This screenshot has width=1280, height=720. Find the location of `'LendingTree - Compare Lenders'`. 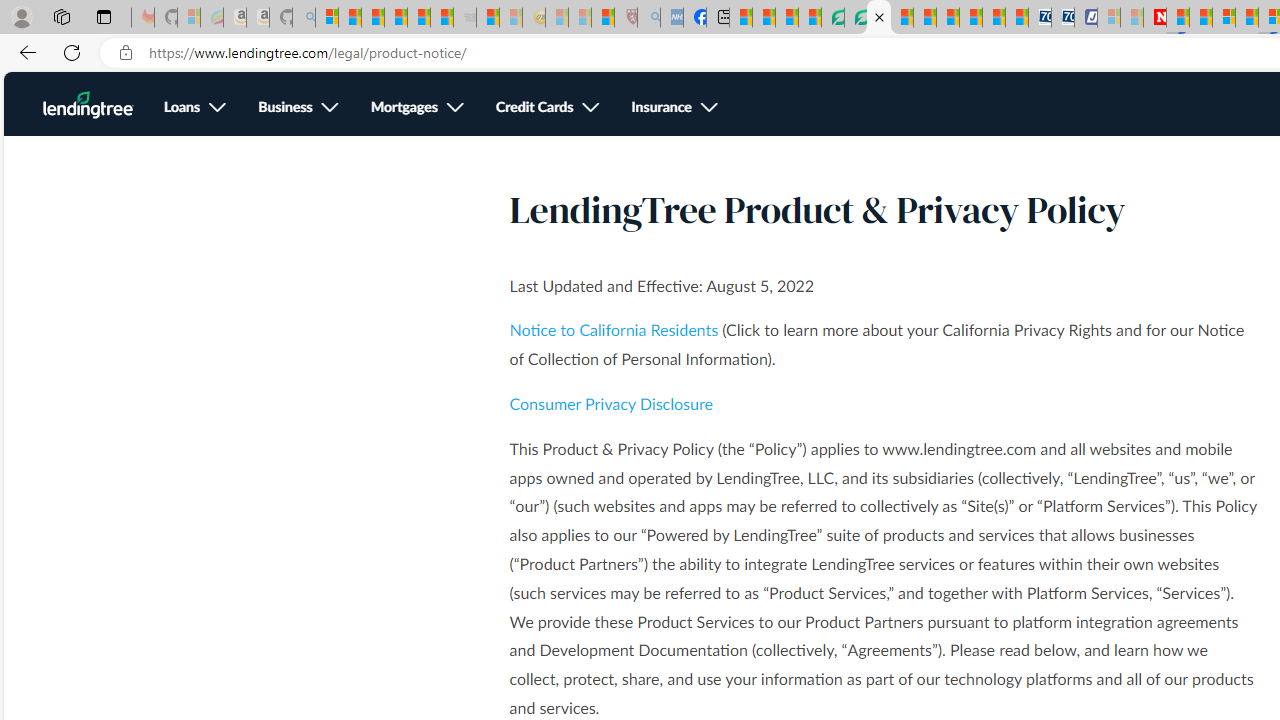

'LendingTree - Compare Lenders' is located at coordinates (832, 17).